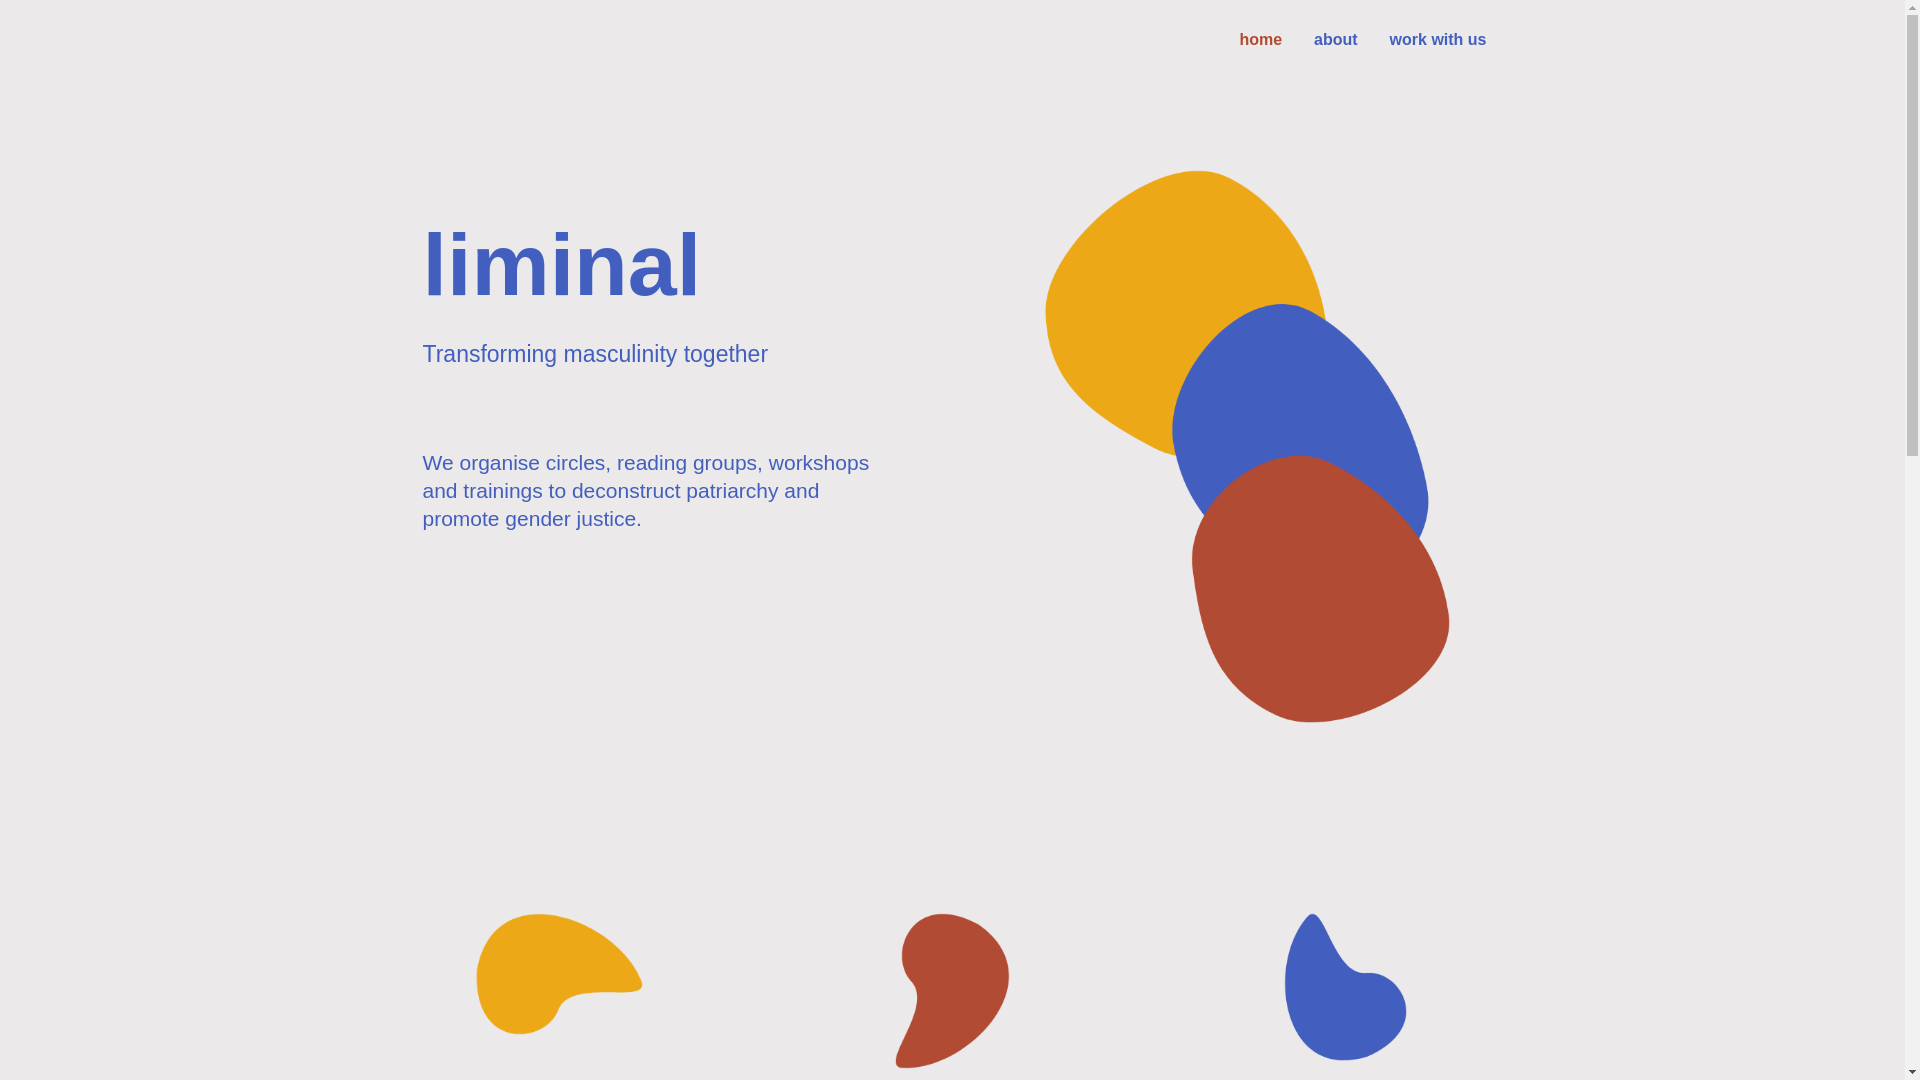 This screenshot has width=1920, height=1080. What do you see at coordinates (1259, 39) in the screenshot?
I see `'home'` at bounding box center [1259, 39].